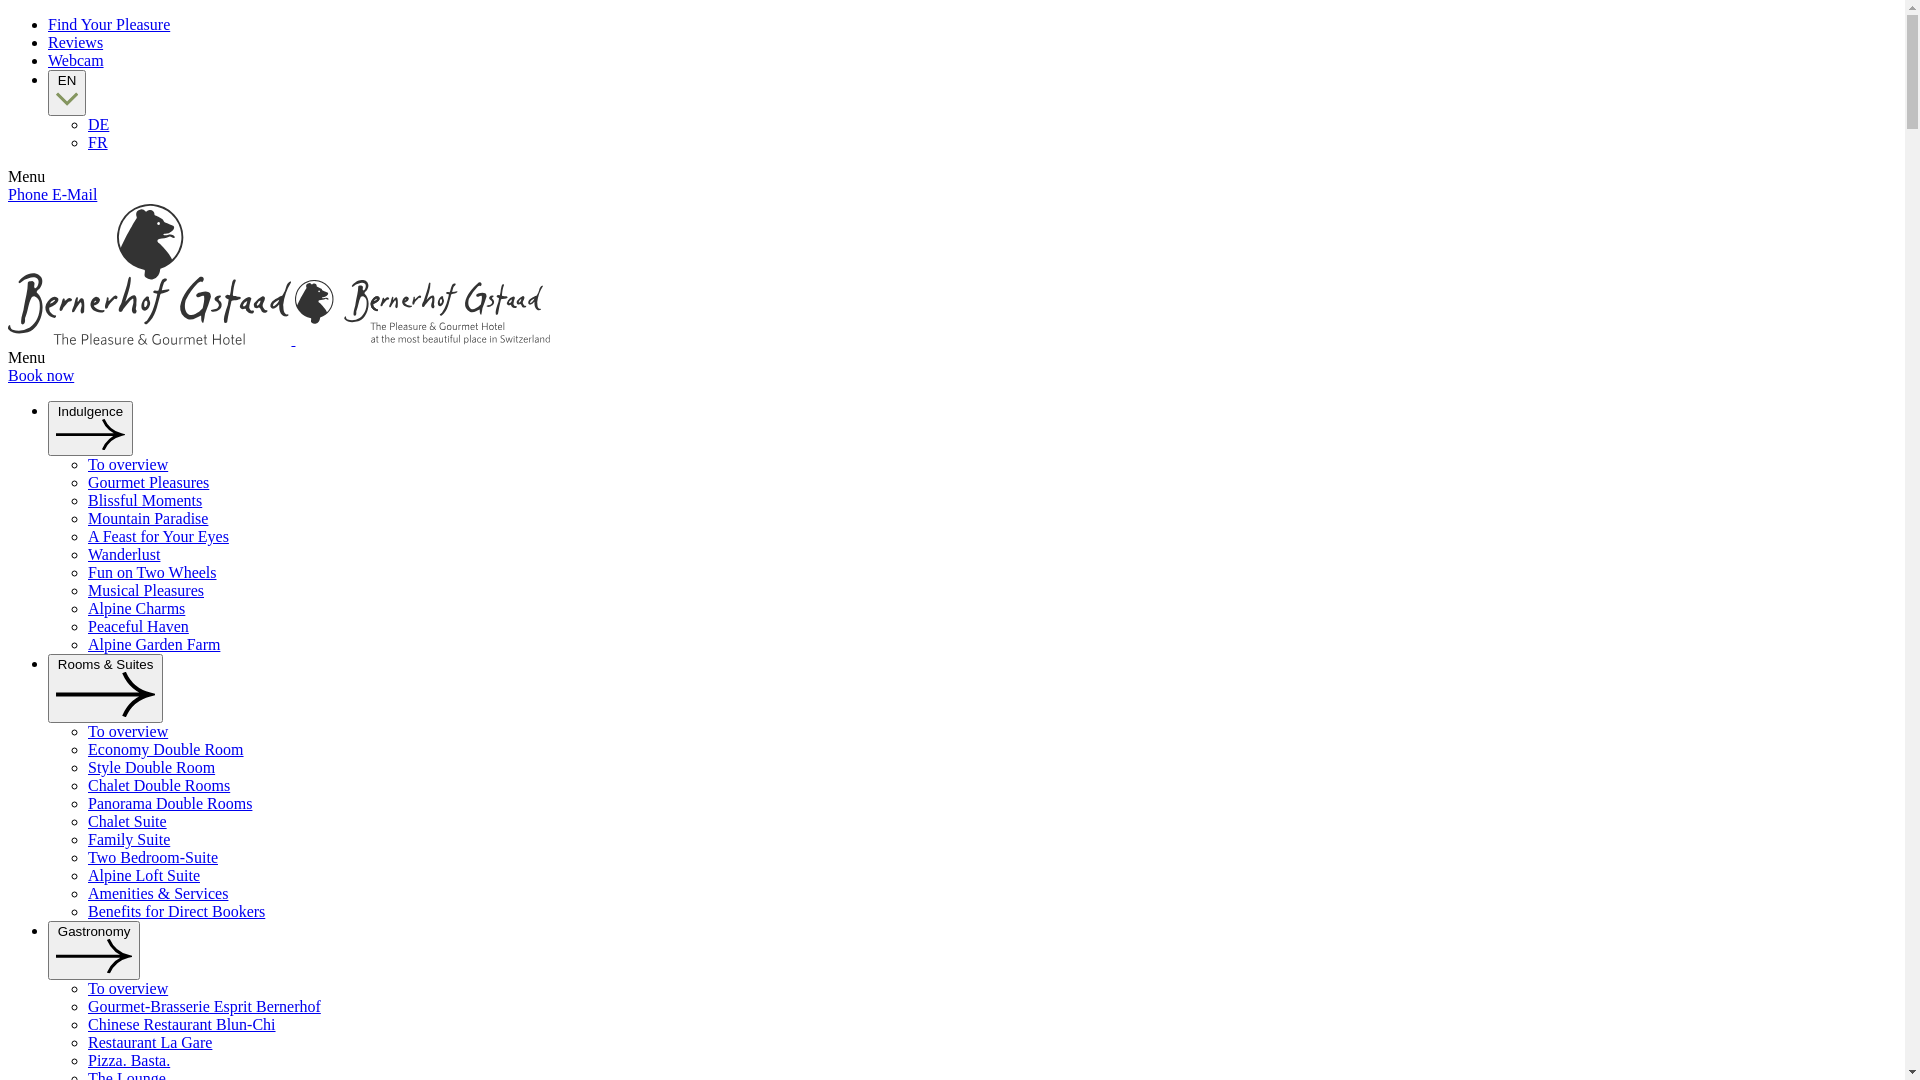 The height and width of the screenshot is (1080, 1920). I want to click on 'Rooms & Suites', so click(104, 687).